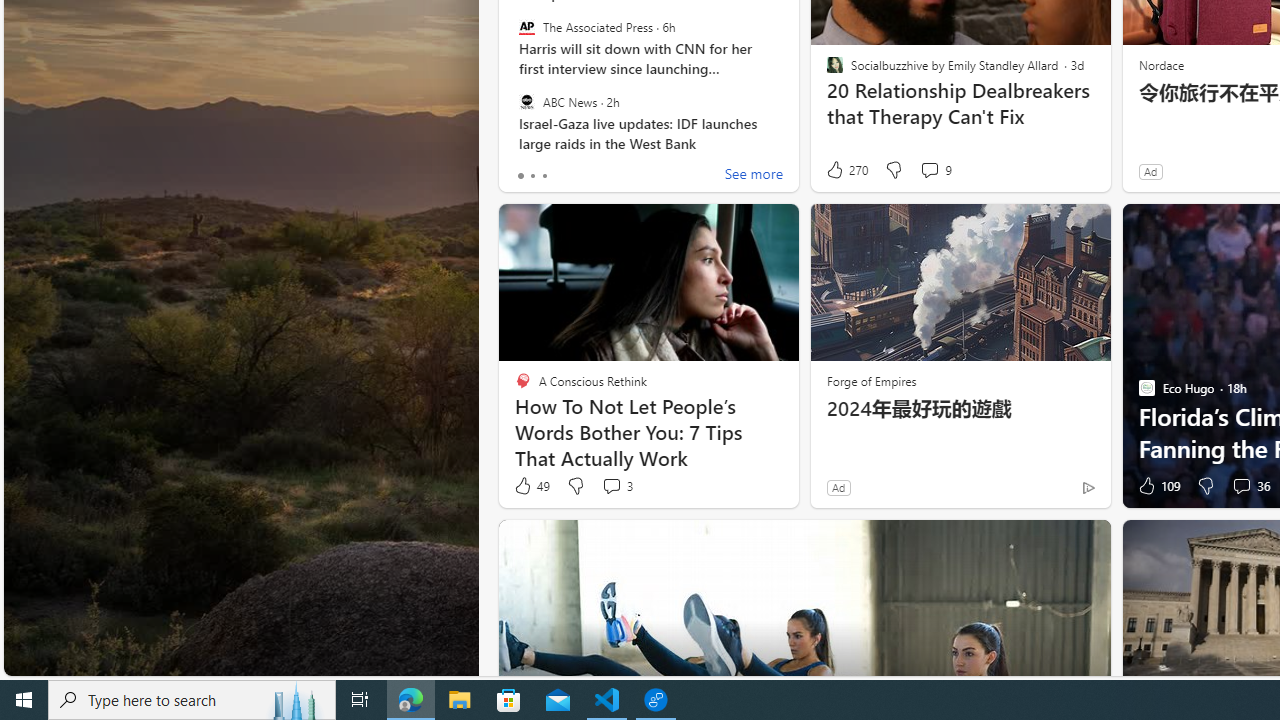  What do you see at coordinates (526, 101) in the screenshot?
I see `'ABC News'` at bounding box center [526, 101].